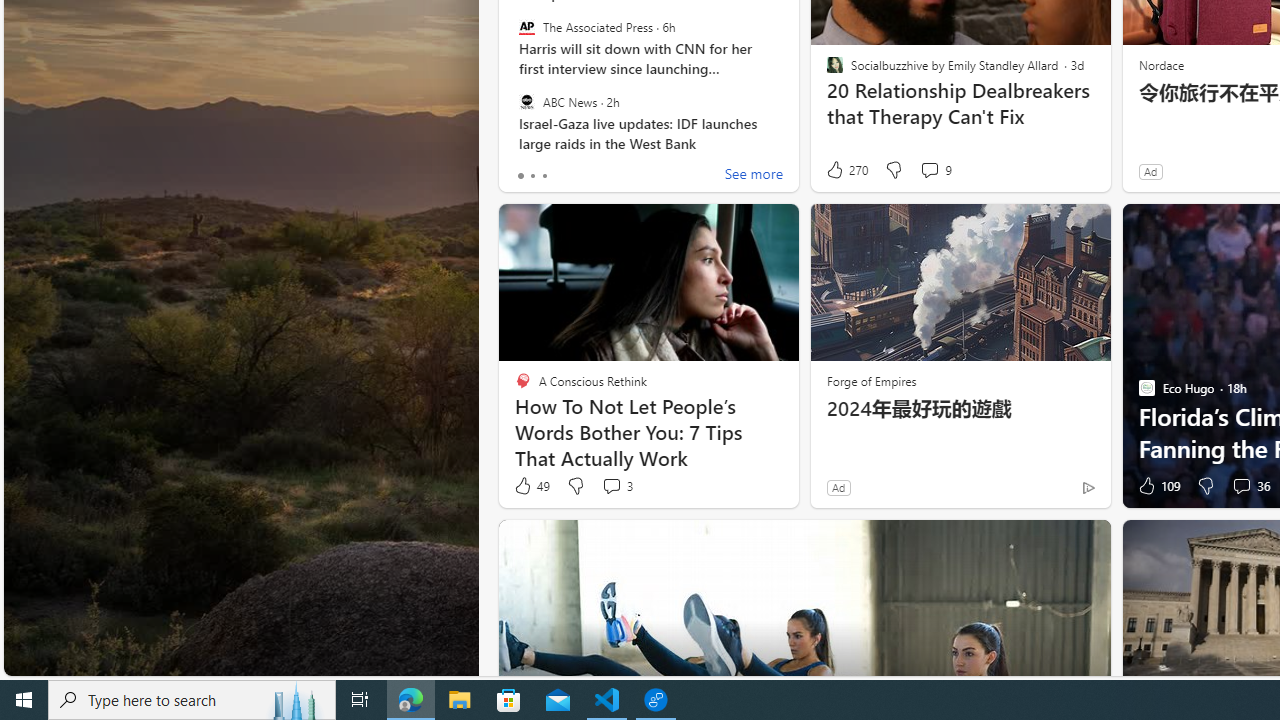  What do you see at coordinates (526, 101) in the screenshot?
I see `'ABC News'` at bounding box center [526, 101].